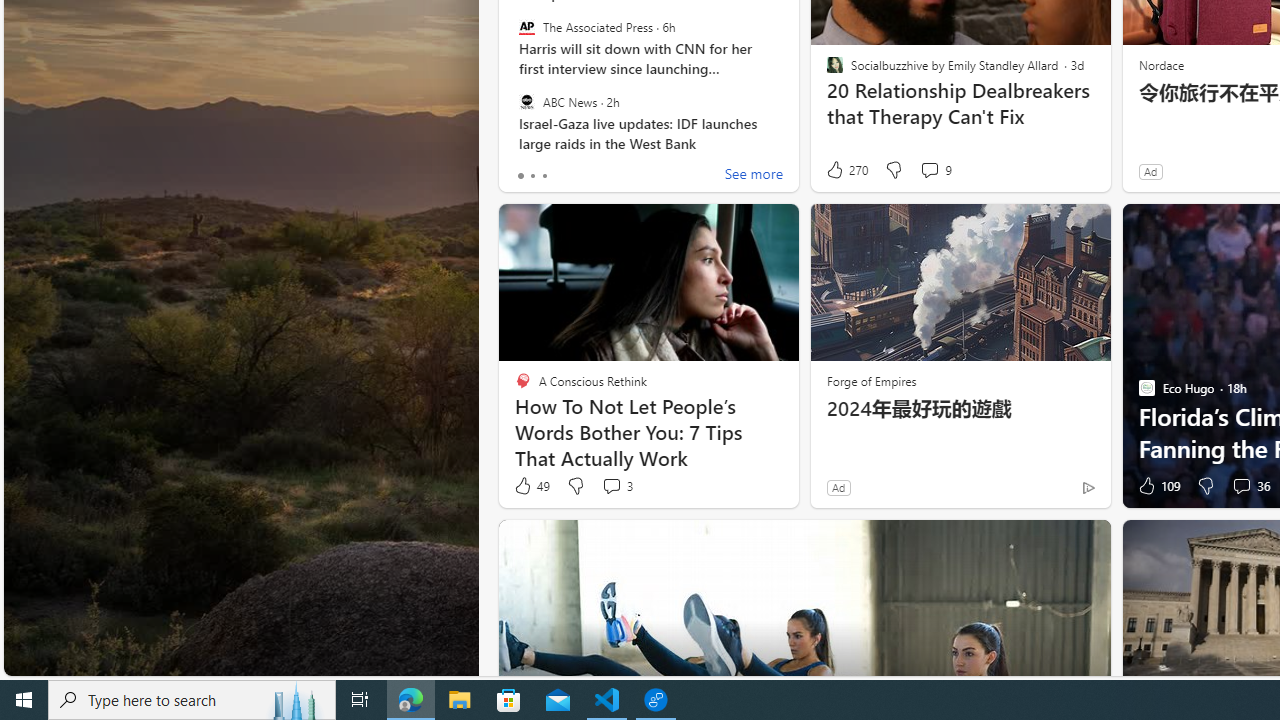  What do you see at coordinates (526, 101) in the screenshot?
I see `'ABC News'` at bounding box center [526, 101].